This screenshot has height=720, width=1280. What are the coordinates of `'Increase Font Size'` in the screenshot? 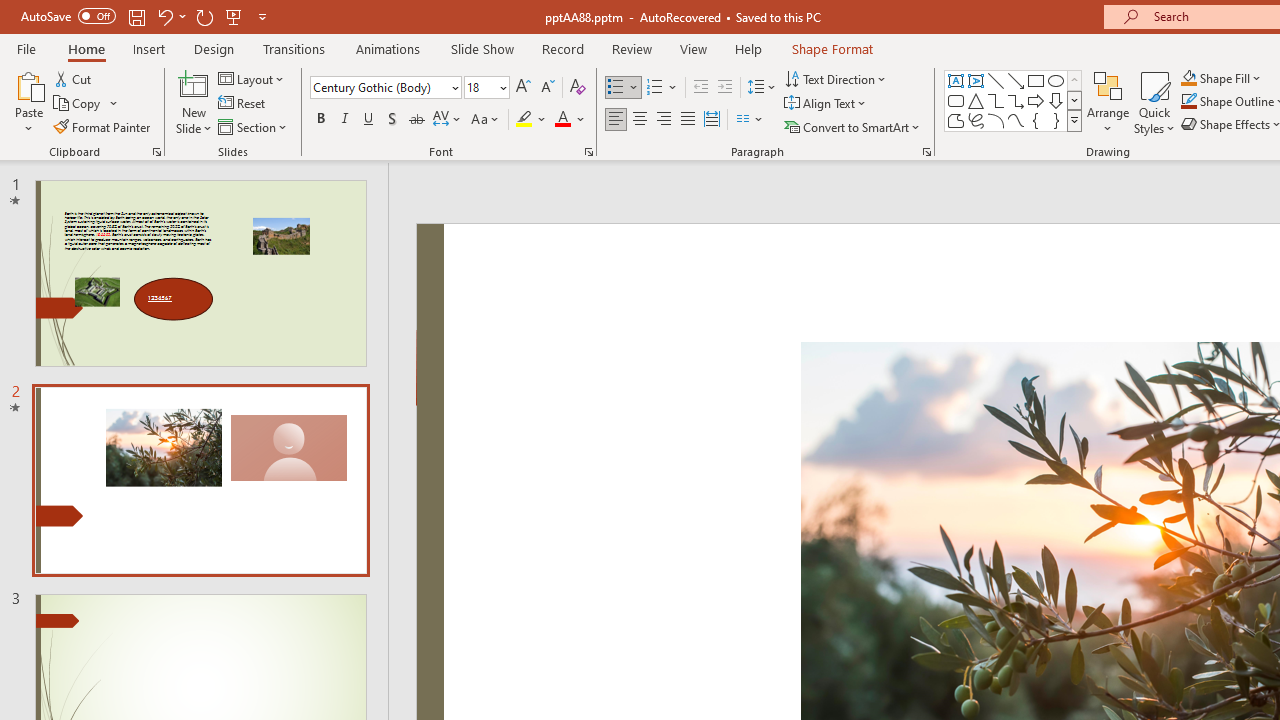 It's located at (522, 86).